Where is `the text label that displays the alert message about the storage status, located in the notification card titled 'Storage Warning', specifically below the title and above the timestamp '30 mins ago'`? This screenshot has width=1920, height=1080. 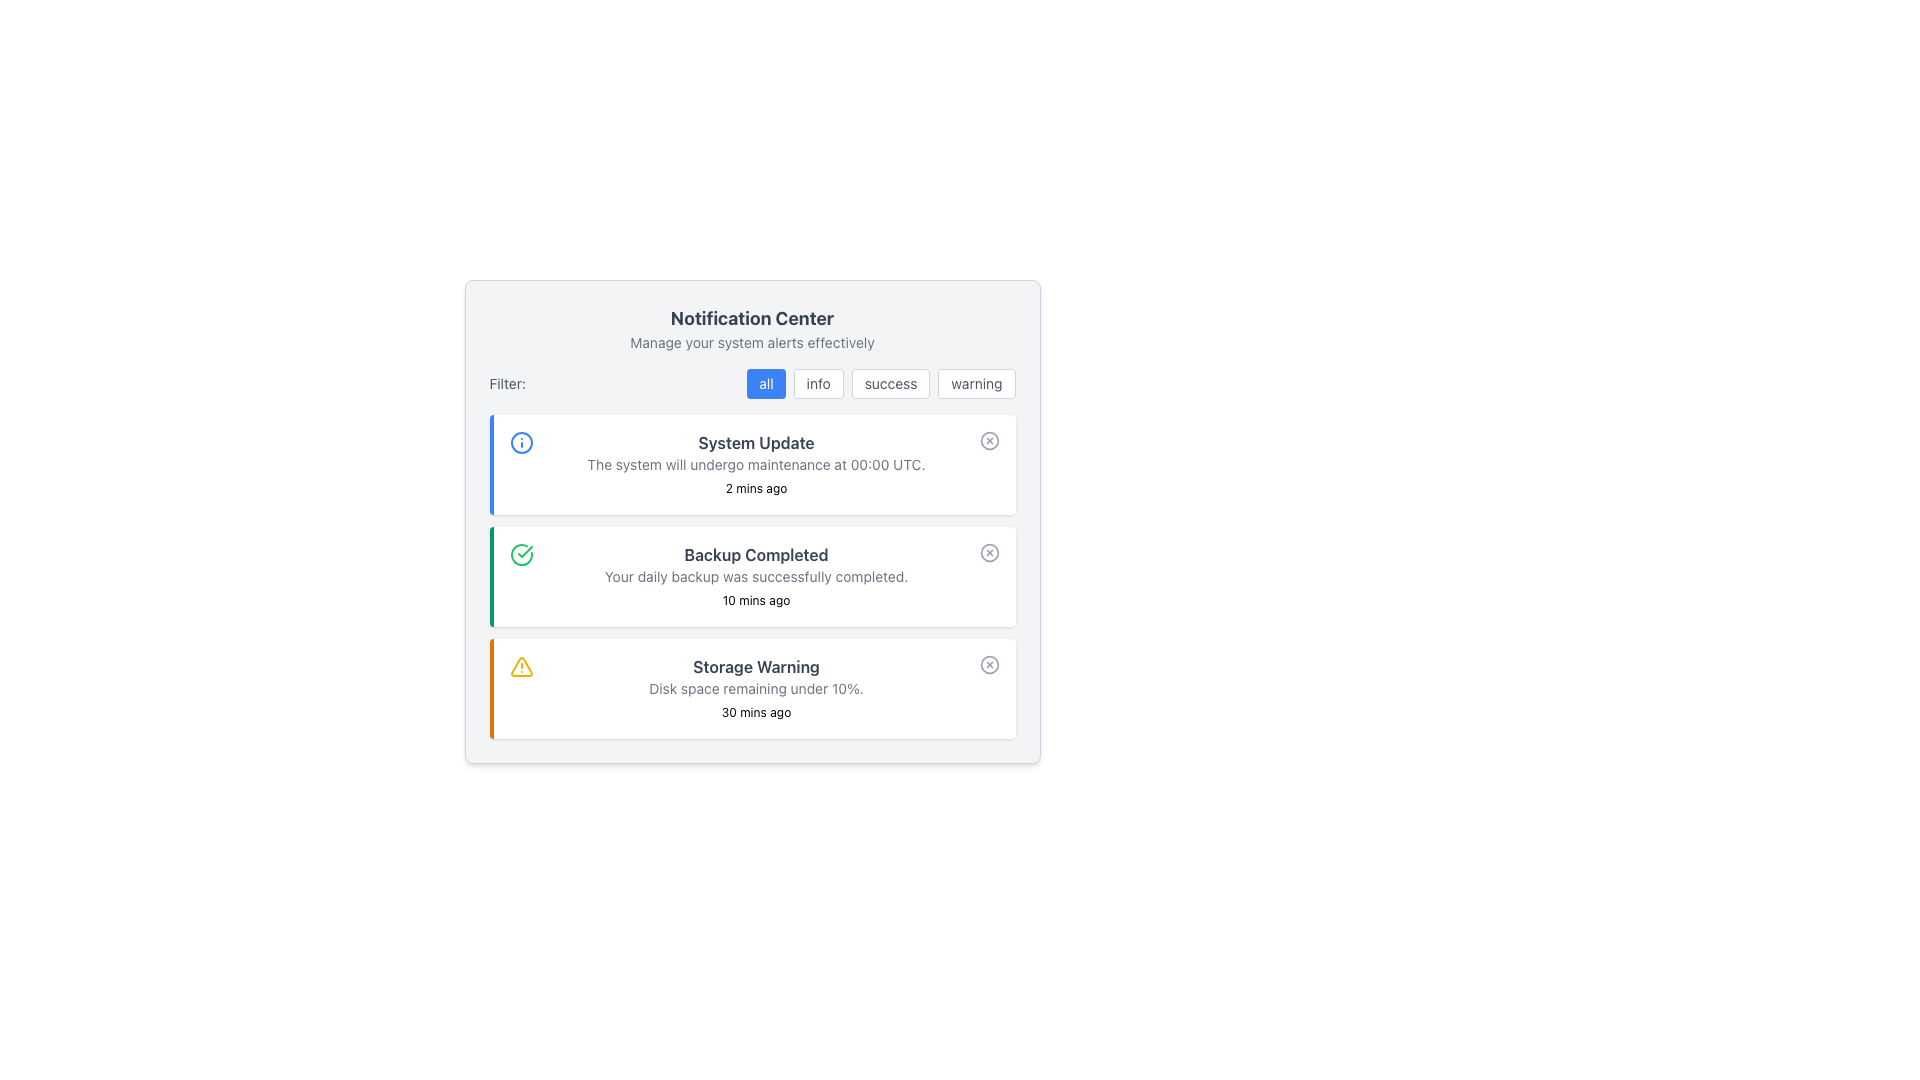 the text label that displays the alert message about the storage status, located in the notification card titled 'Storage Warning', specifically below the title and above the timestamp '30 mins ago' is located at coordinates (755, 688).